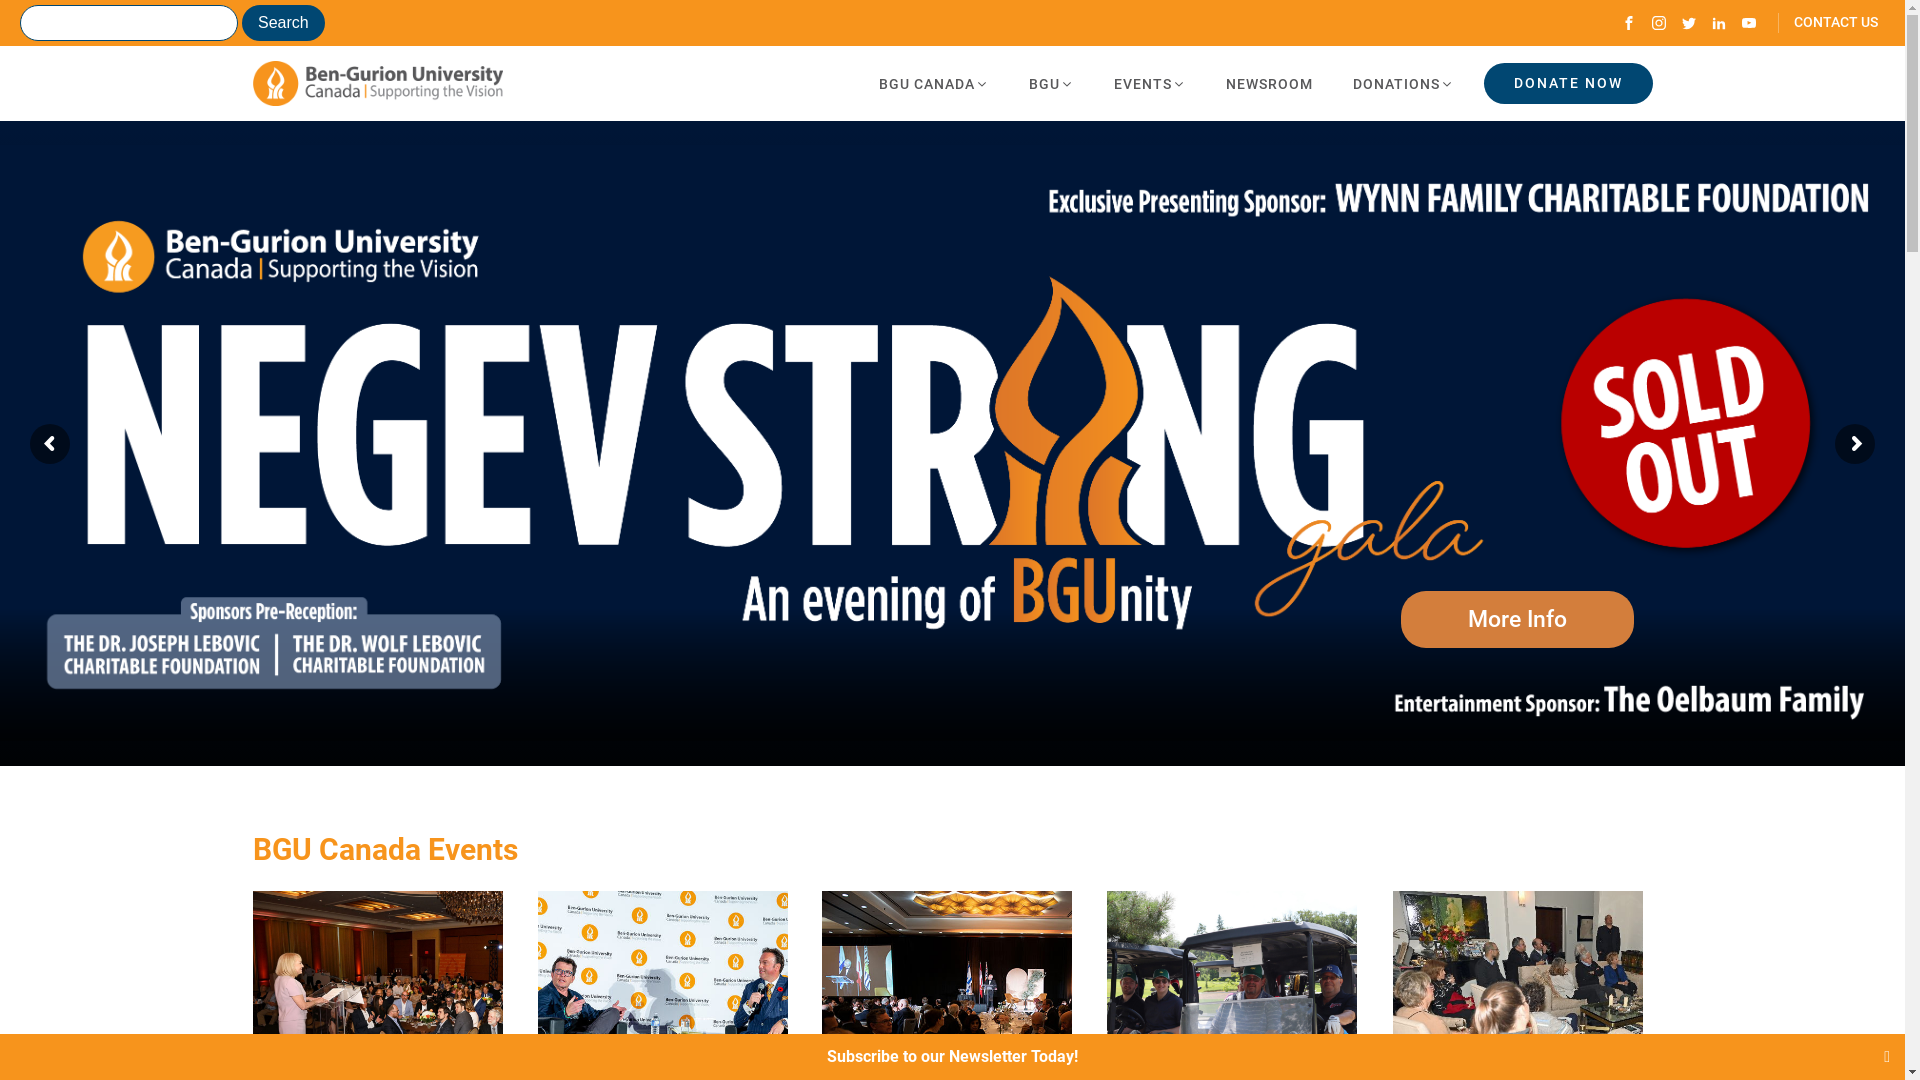  Describe the element at coordinates (1331, 83) in the screenshot. I see `'DONATIONS'` at that location.